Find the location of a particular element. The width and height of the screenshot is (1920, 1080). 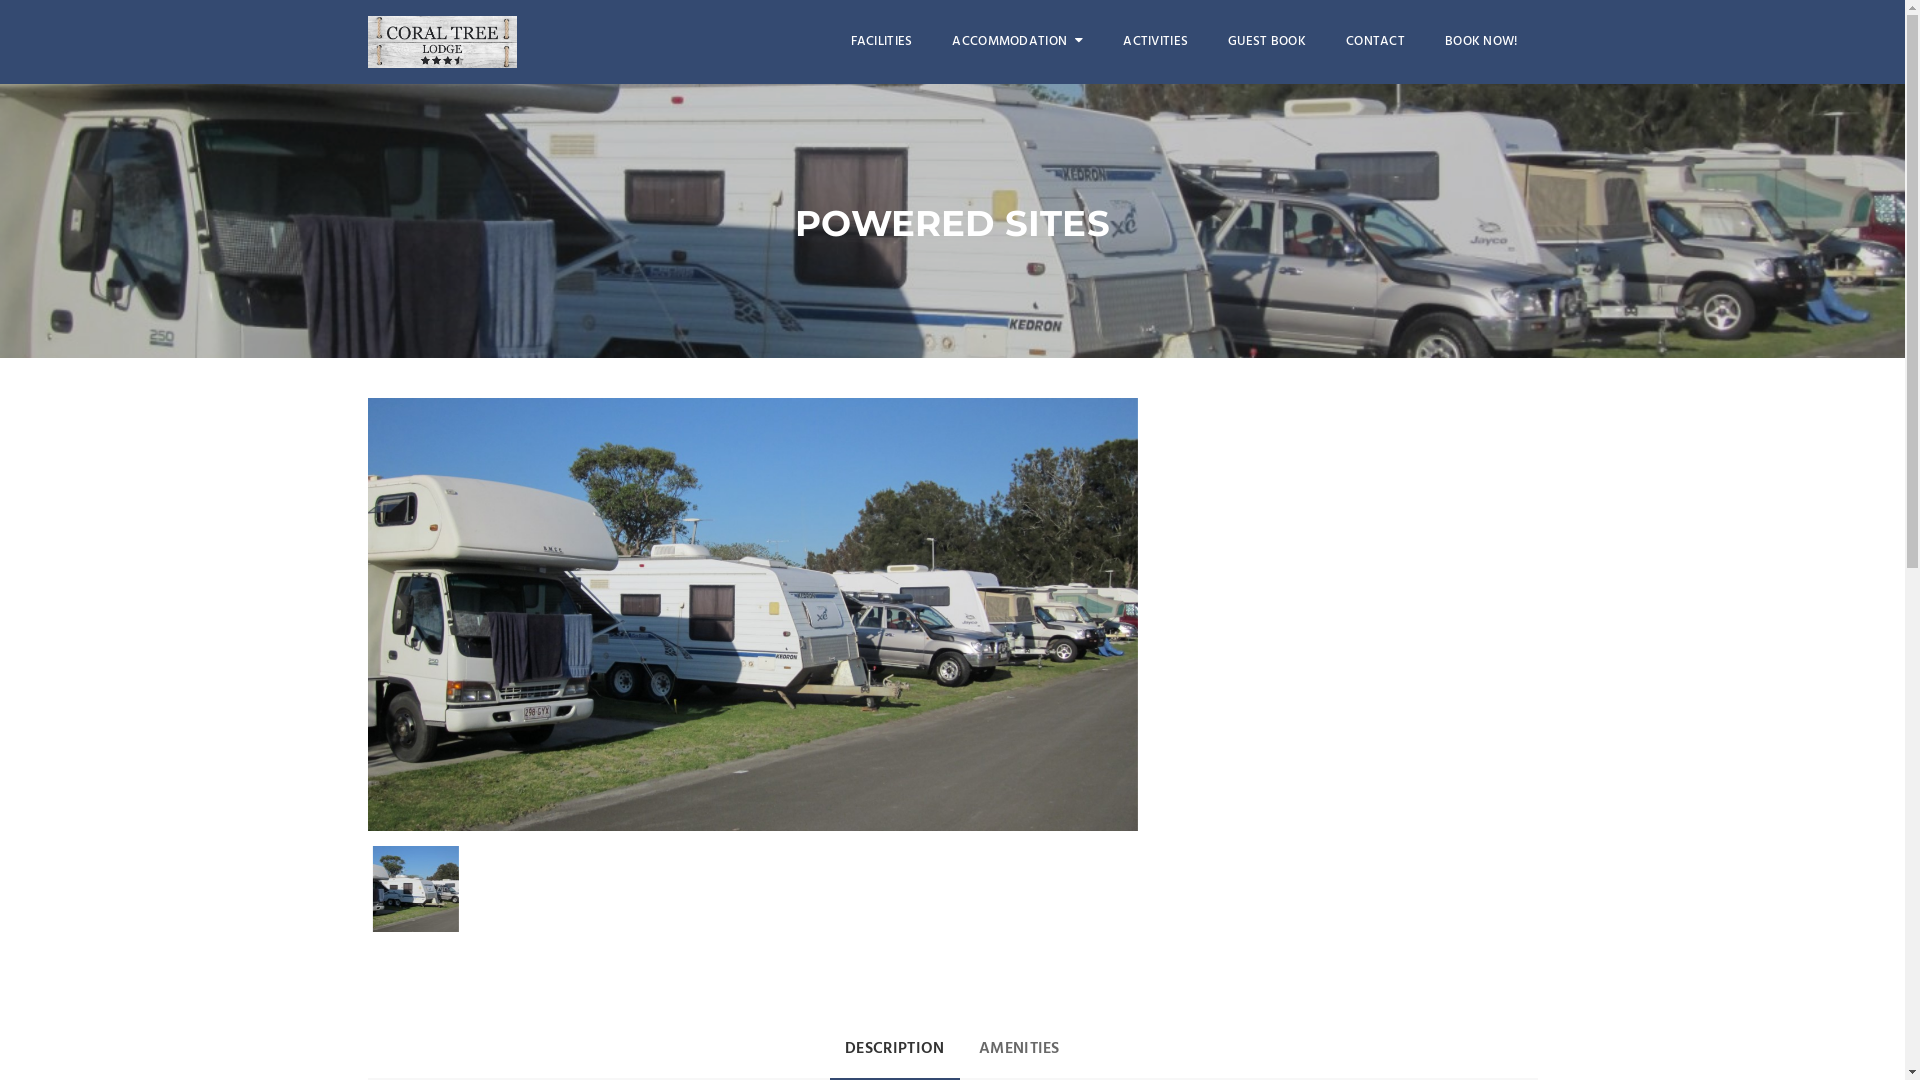

'ACCOMMODATION' is located at coordinates (930, 42).